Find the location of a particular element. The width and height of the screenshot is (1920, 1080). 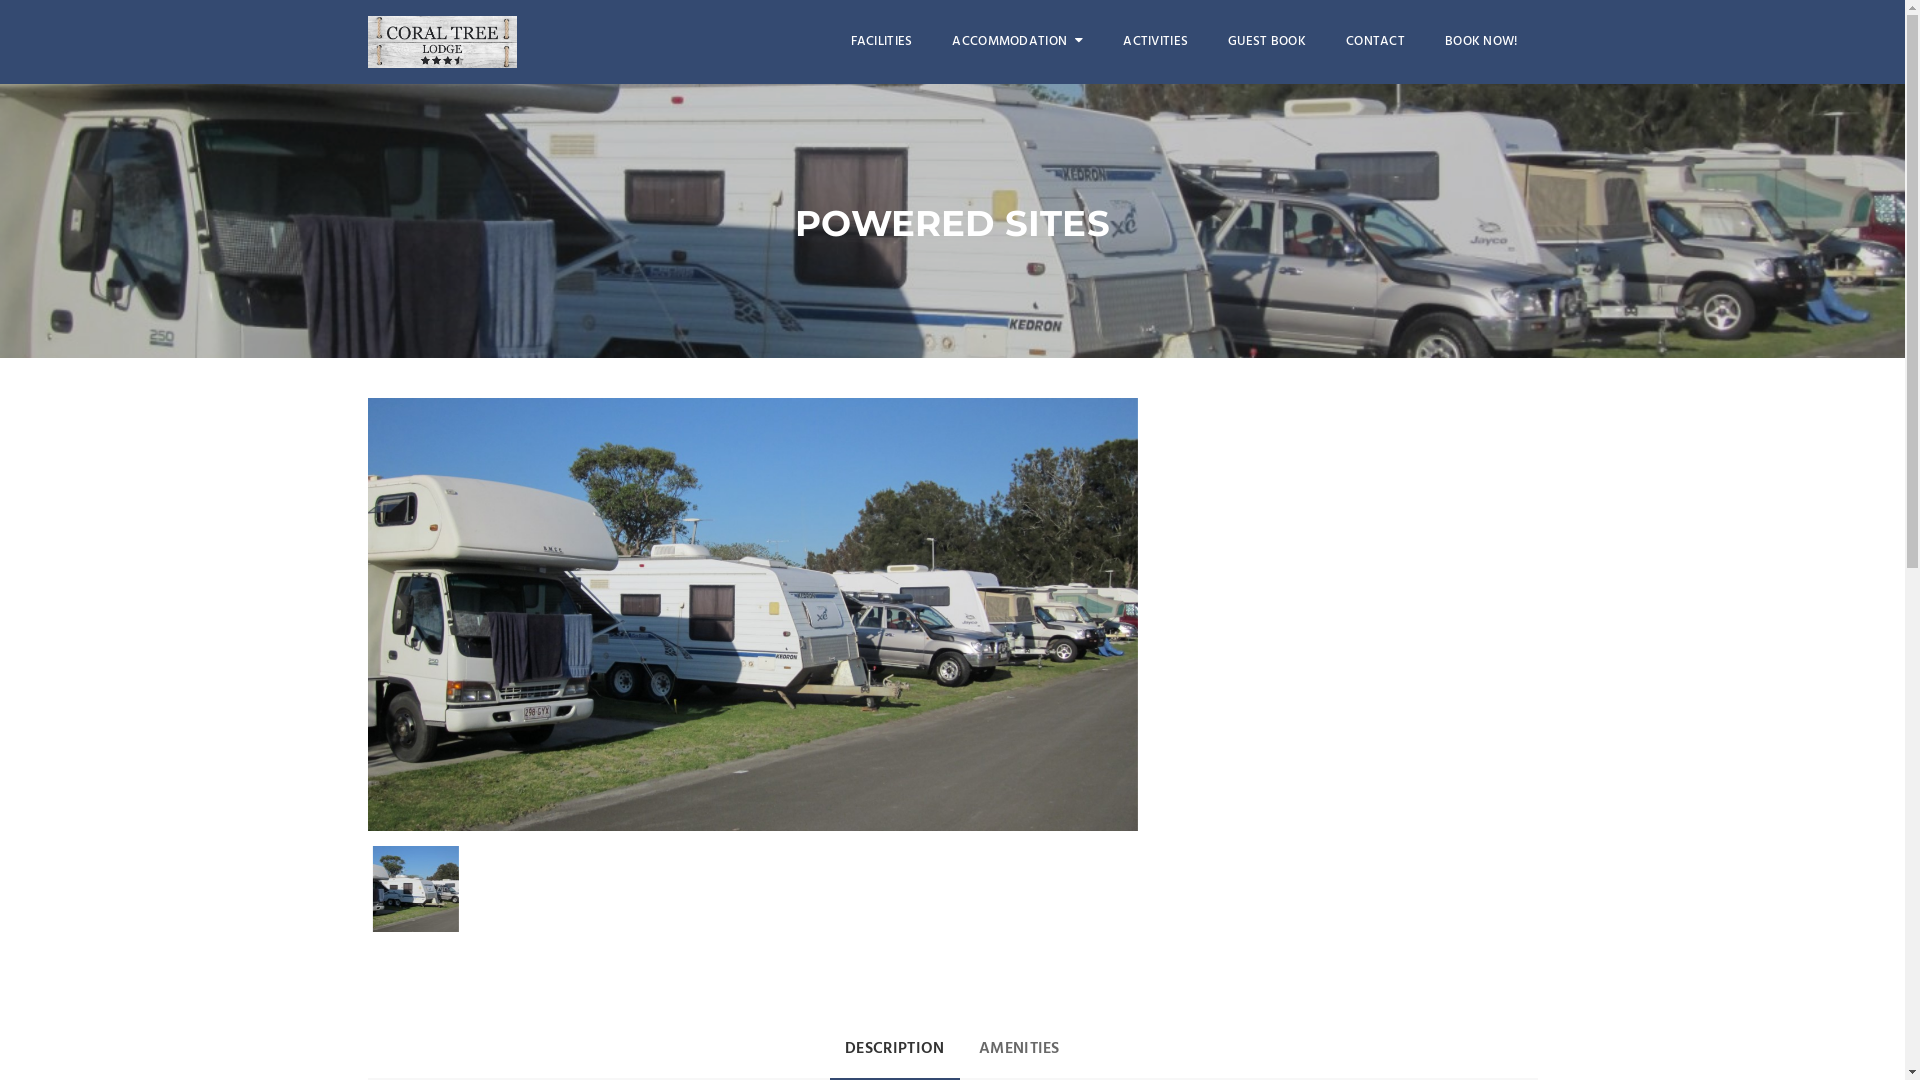

'ACCOMMODATION' is located at coordinates (930, 42).